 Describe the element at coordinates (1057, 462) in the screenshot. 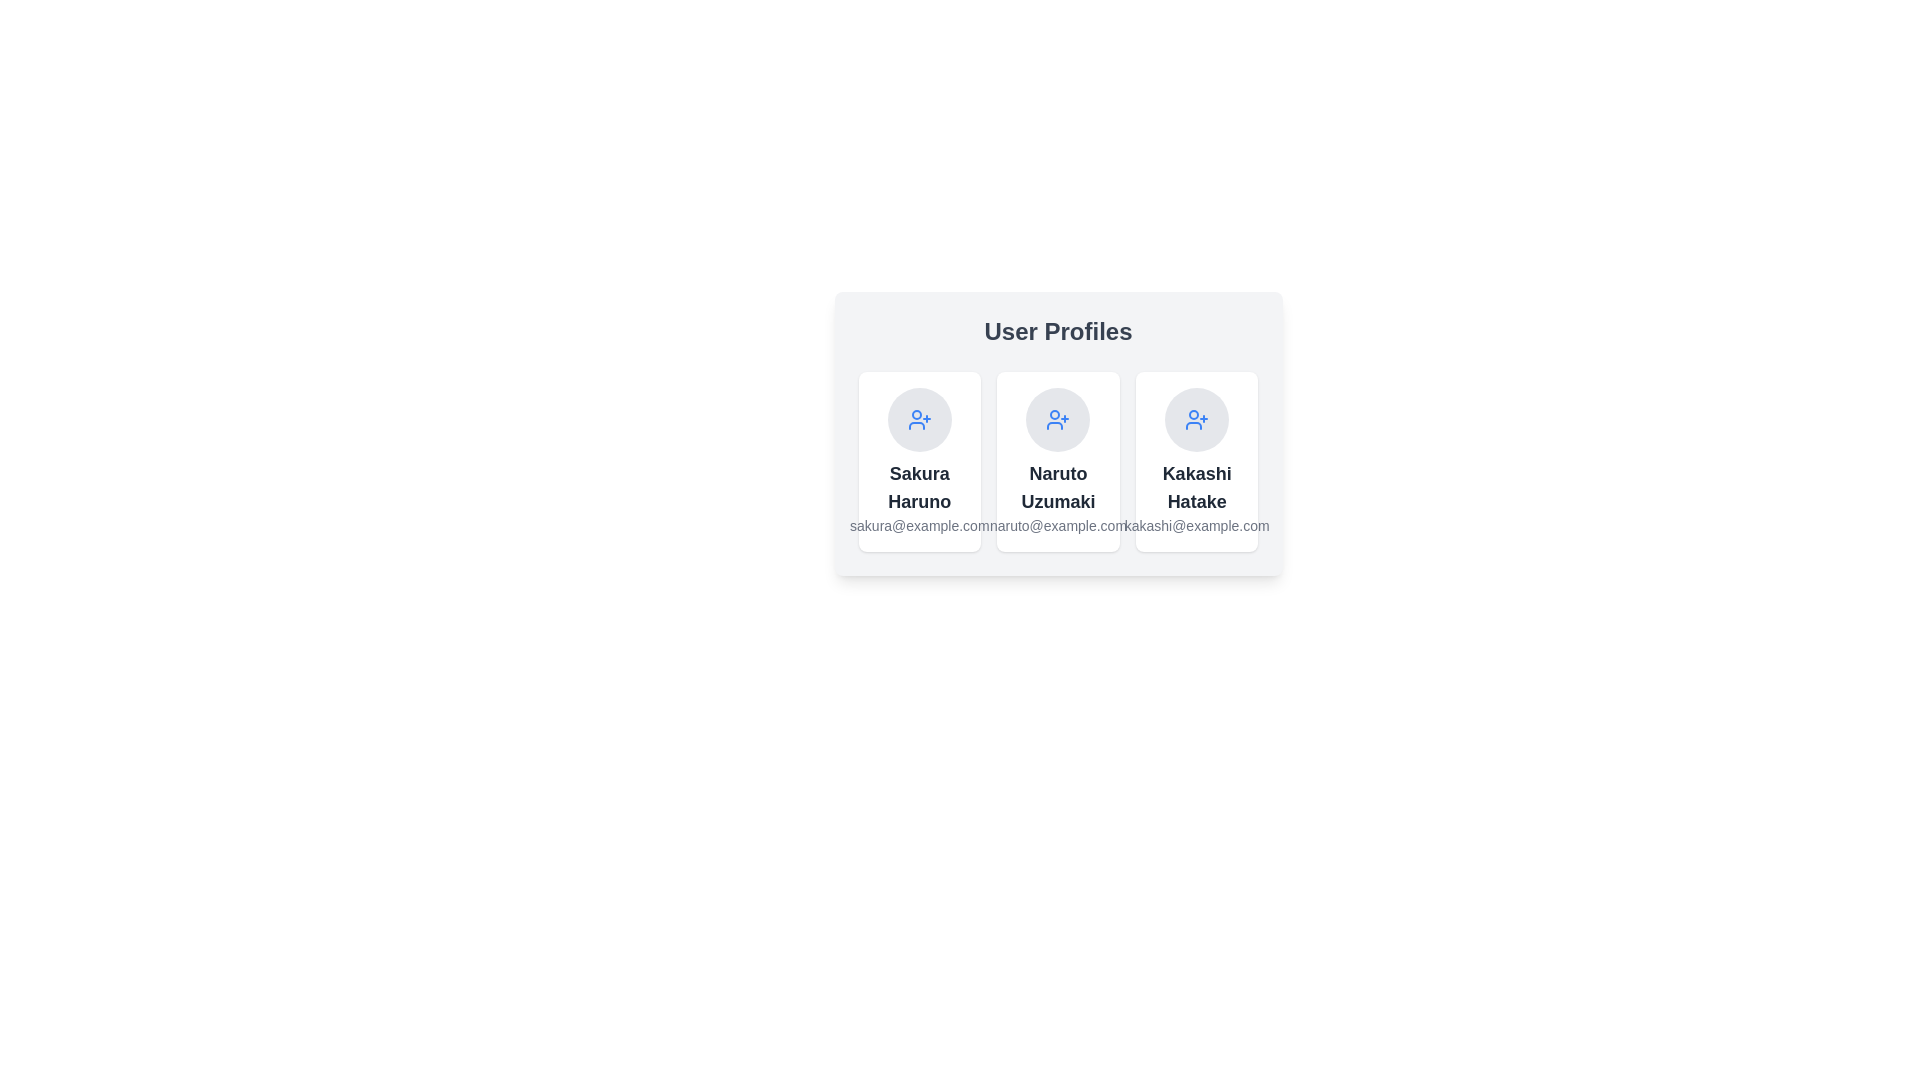

I see `the highlighted user profile in the grid of user profiles` at that location.